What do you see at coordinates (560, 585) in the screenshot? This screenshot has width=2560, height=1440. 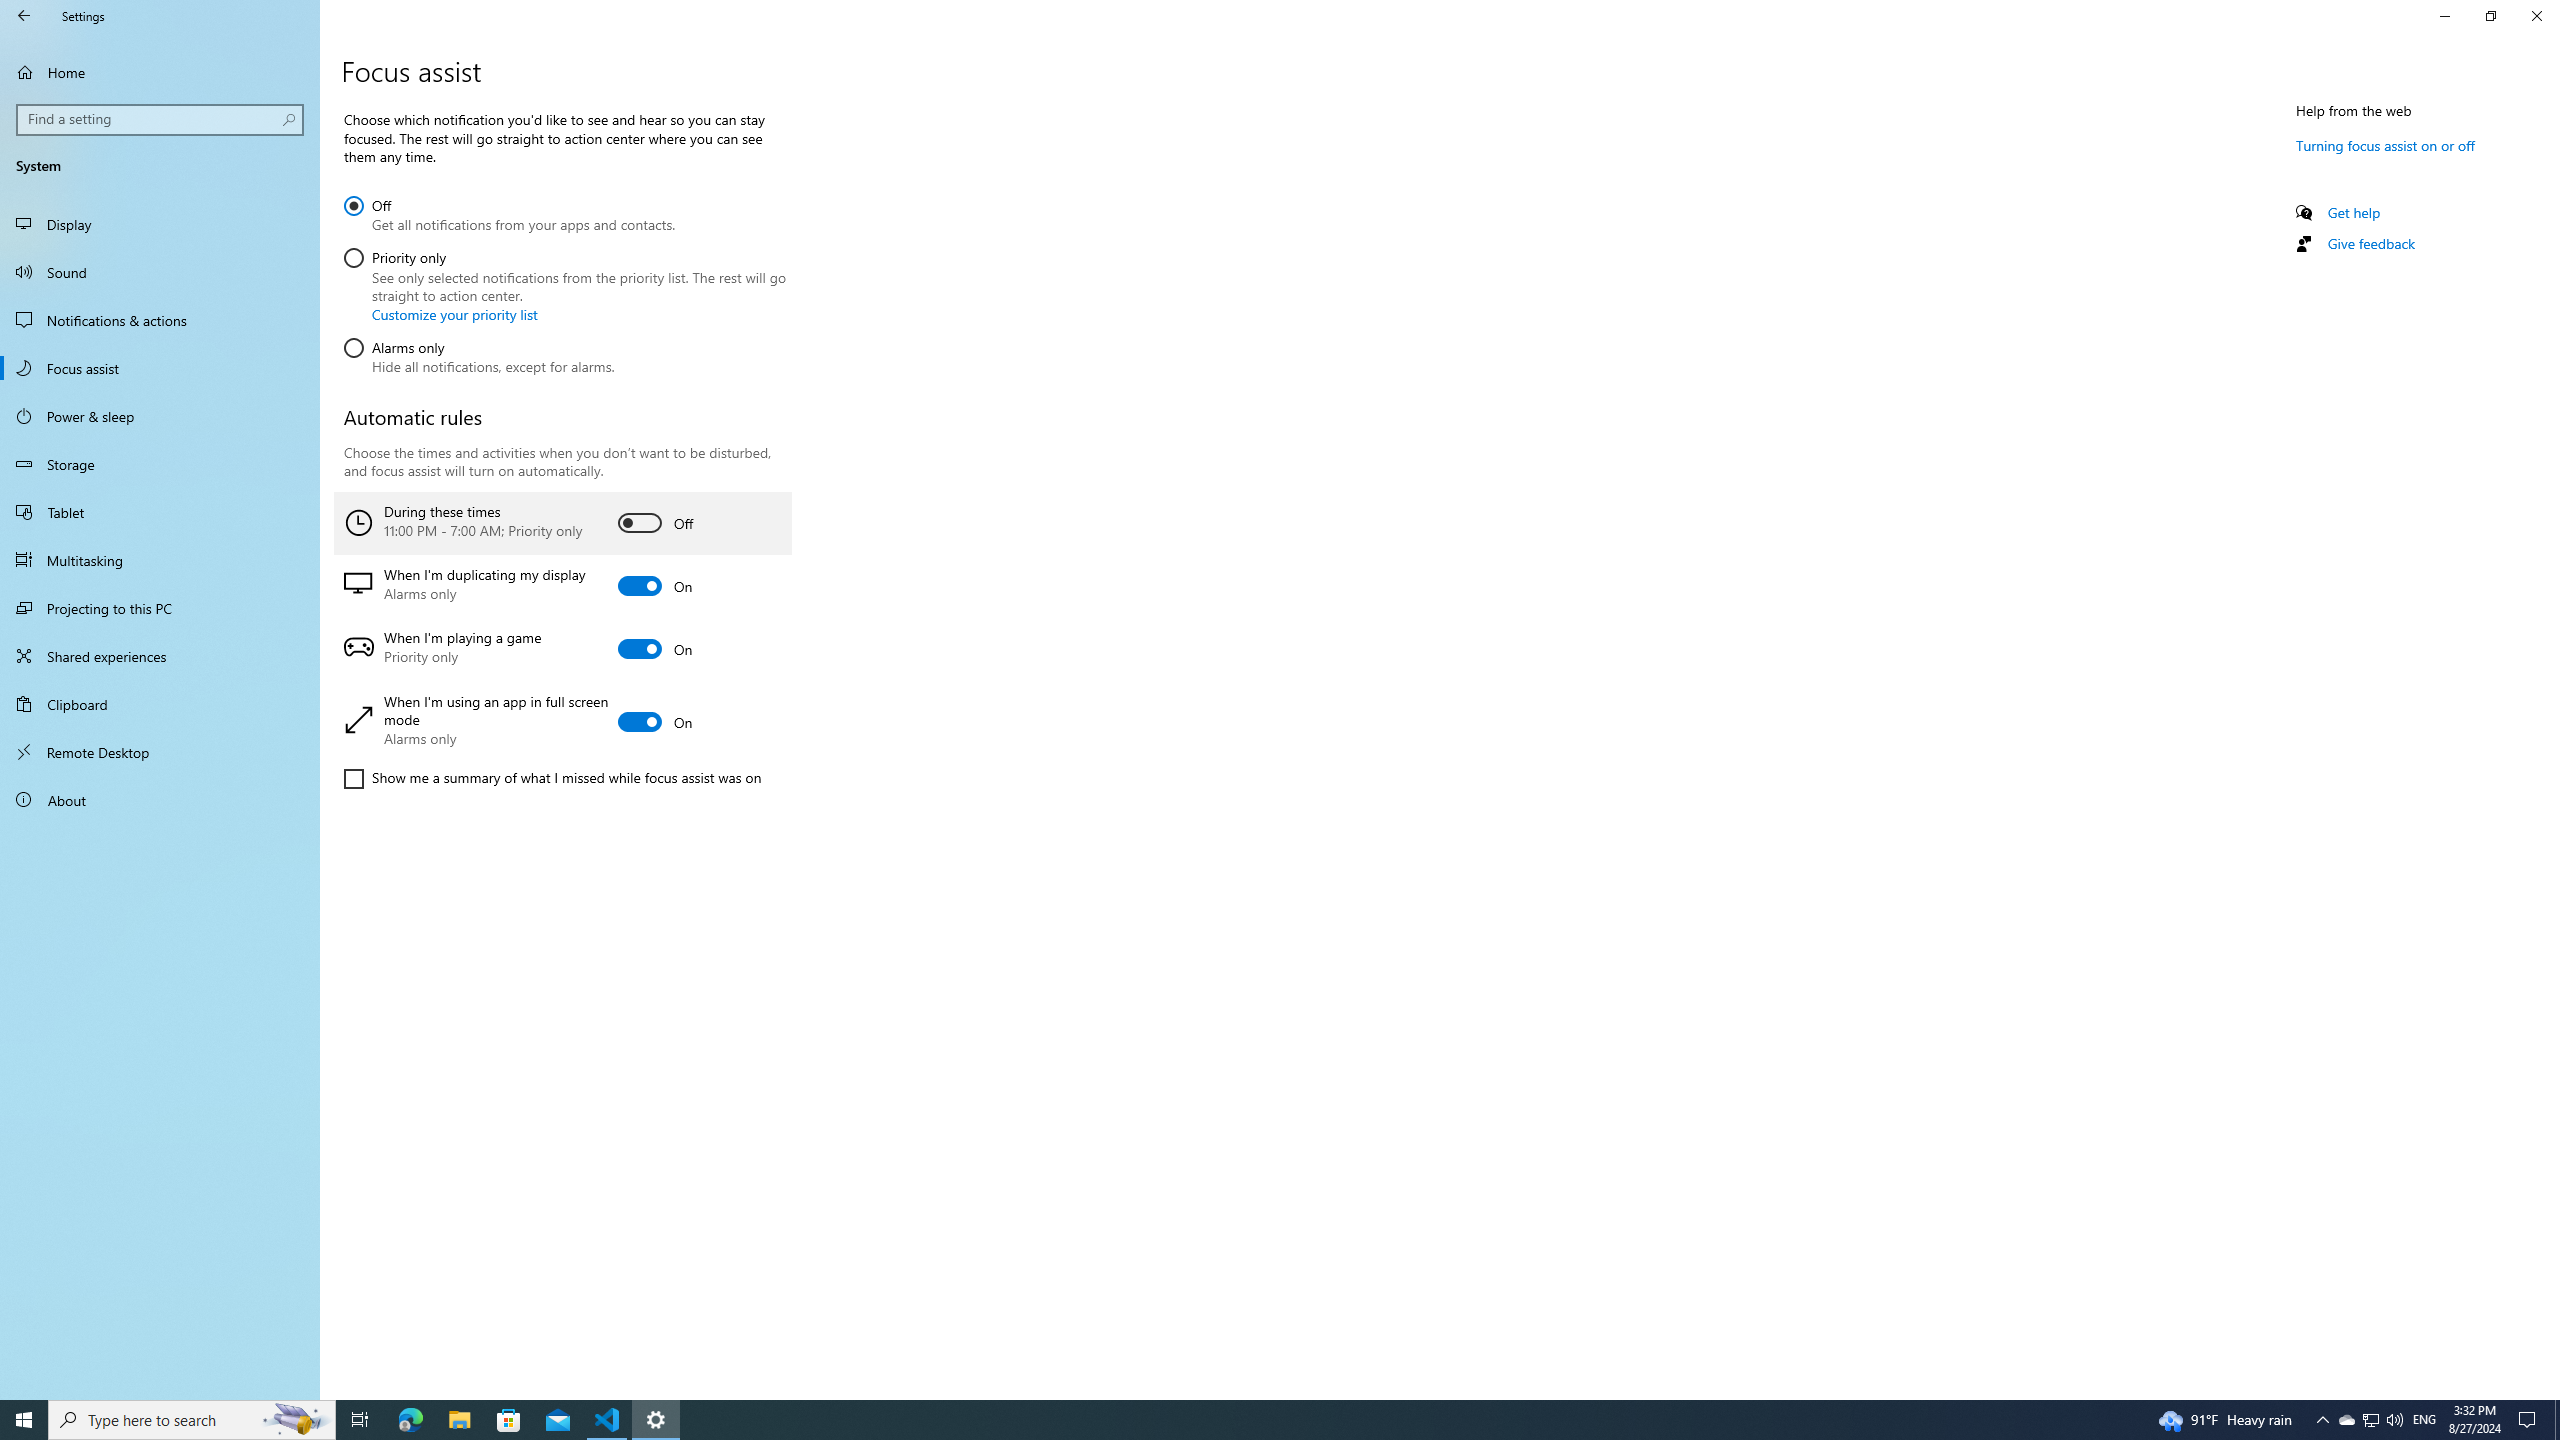 I see `'When I'` at bounding box center [560, 585].